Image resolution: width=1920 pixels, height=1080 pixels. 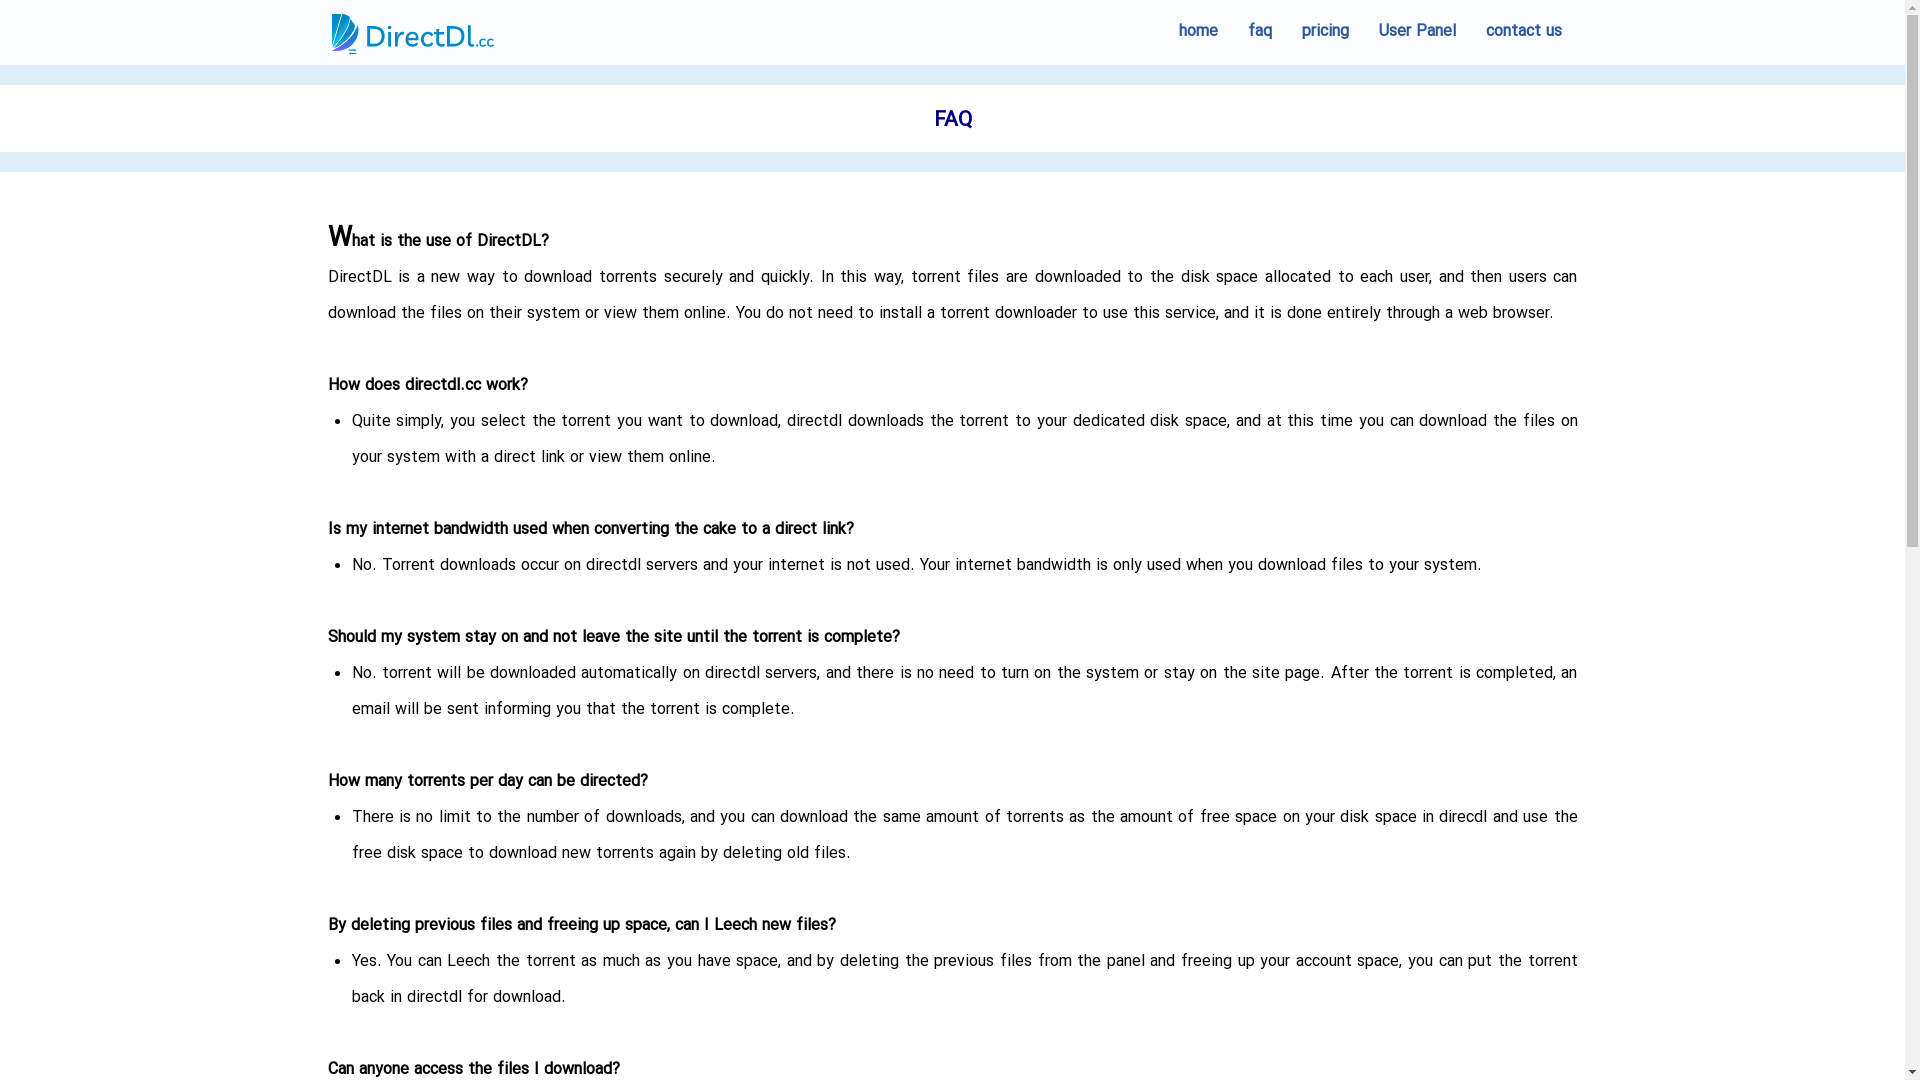 I want to click on 'User Panel', so click(x=1416, y=31).